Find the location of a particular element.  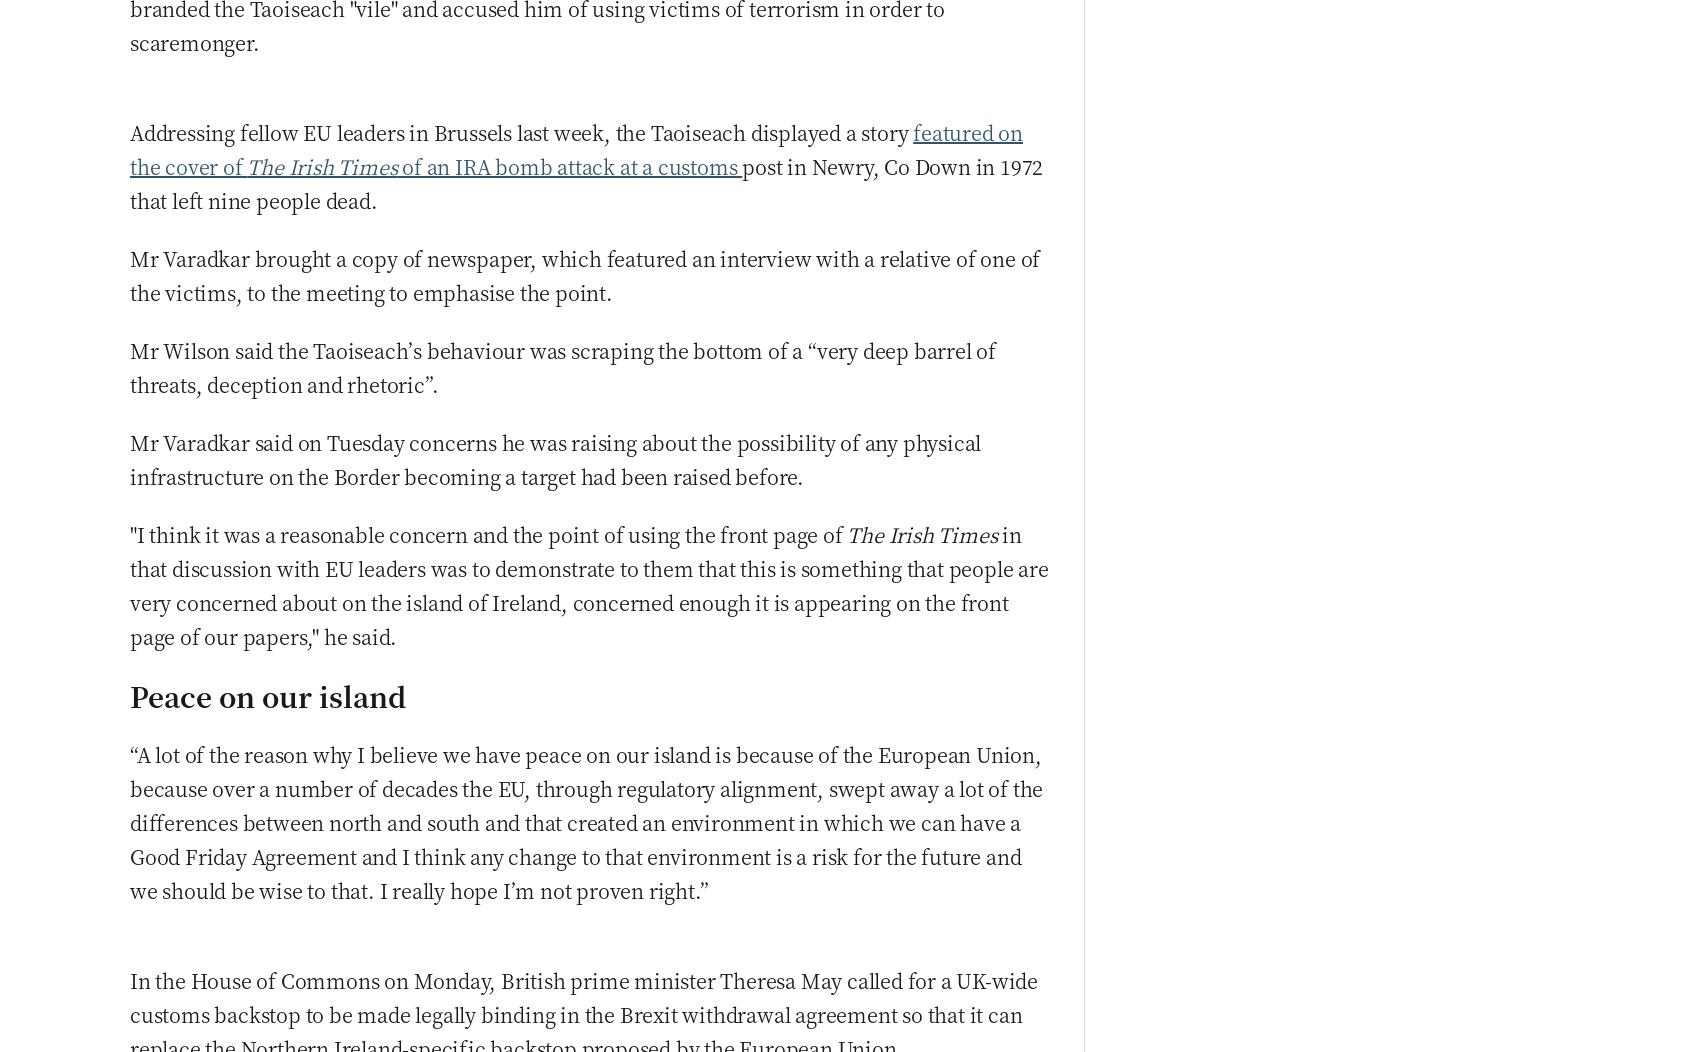

'Peace on our island' is located at coordinates (267, 693).